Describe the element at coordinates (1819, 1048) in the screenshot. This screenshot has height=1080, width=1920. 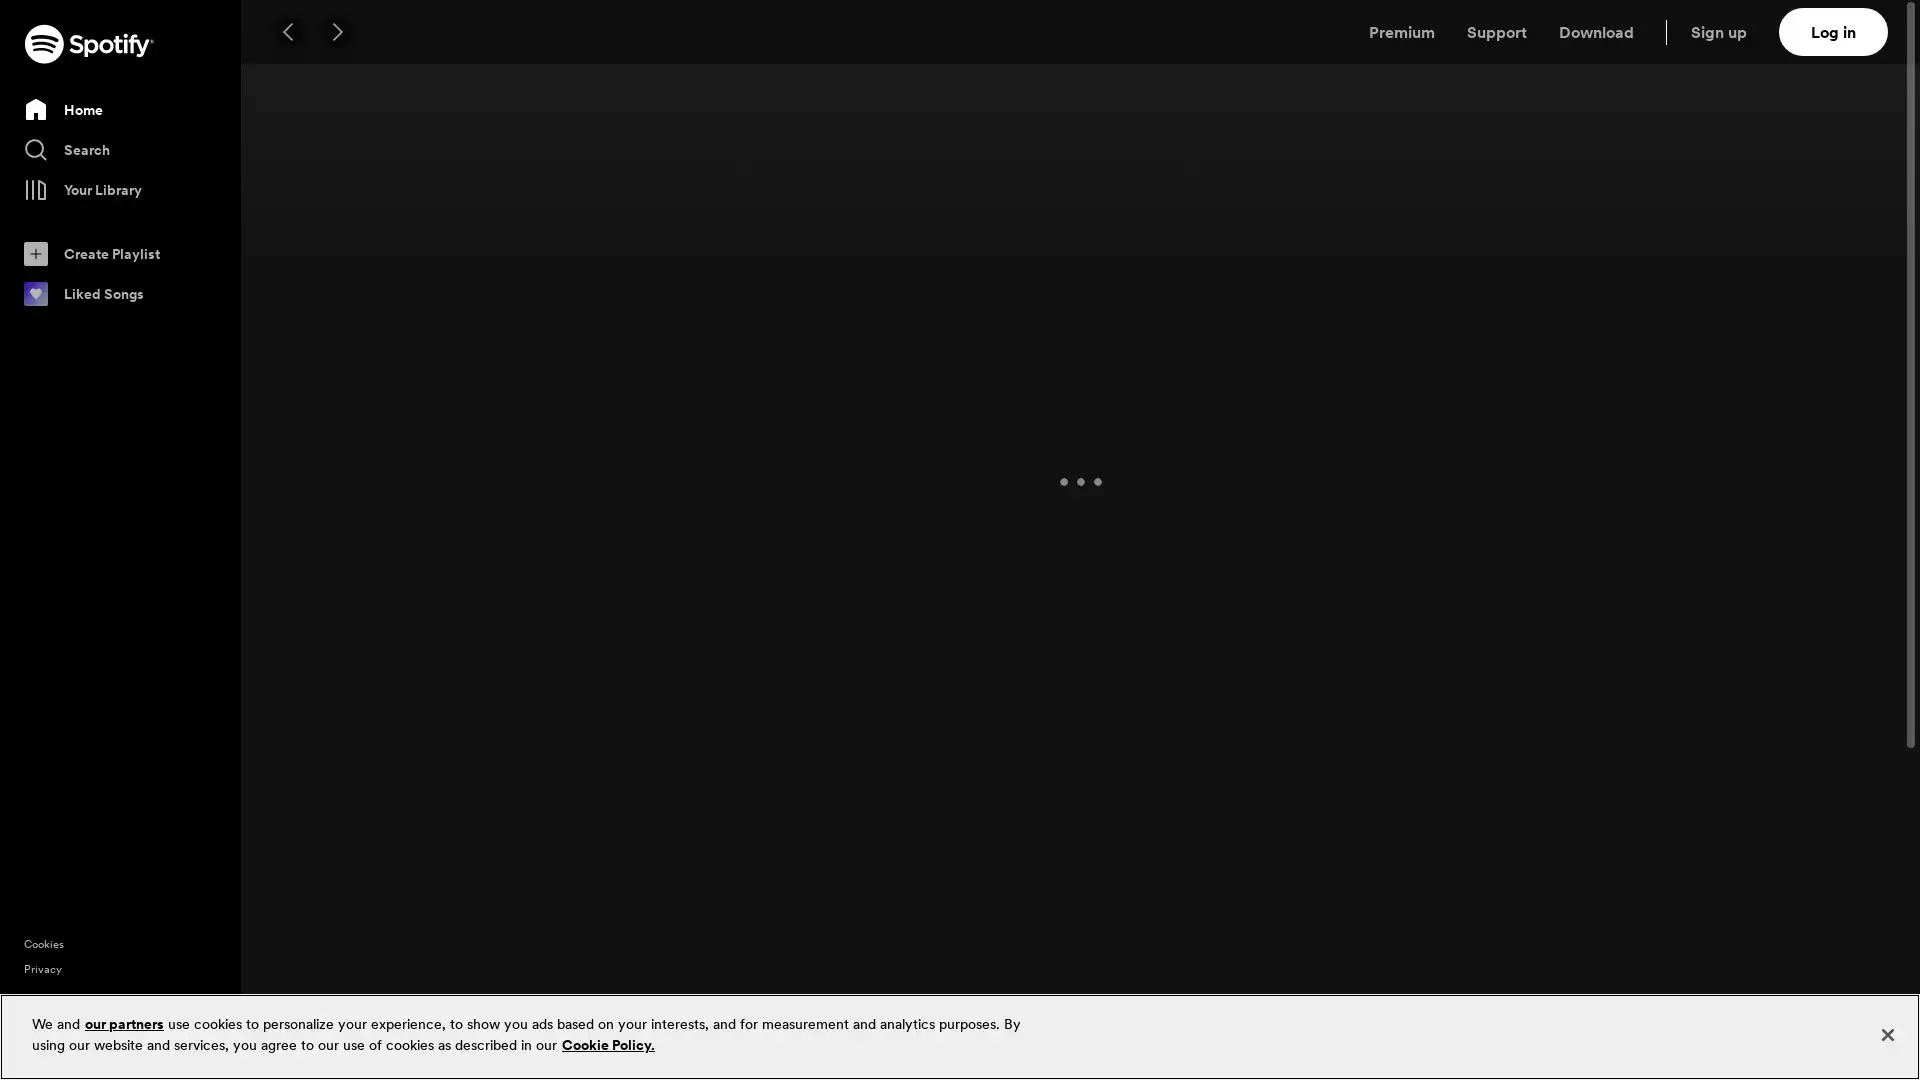
I see `Sign up free` at that location.